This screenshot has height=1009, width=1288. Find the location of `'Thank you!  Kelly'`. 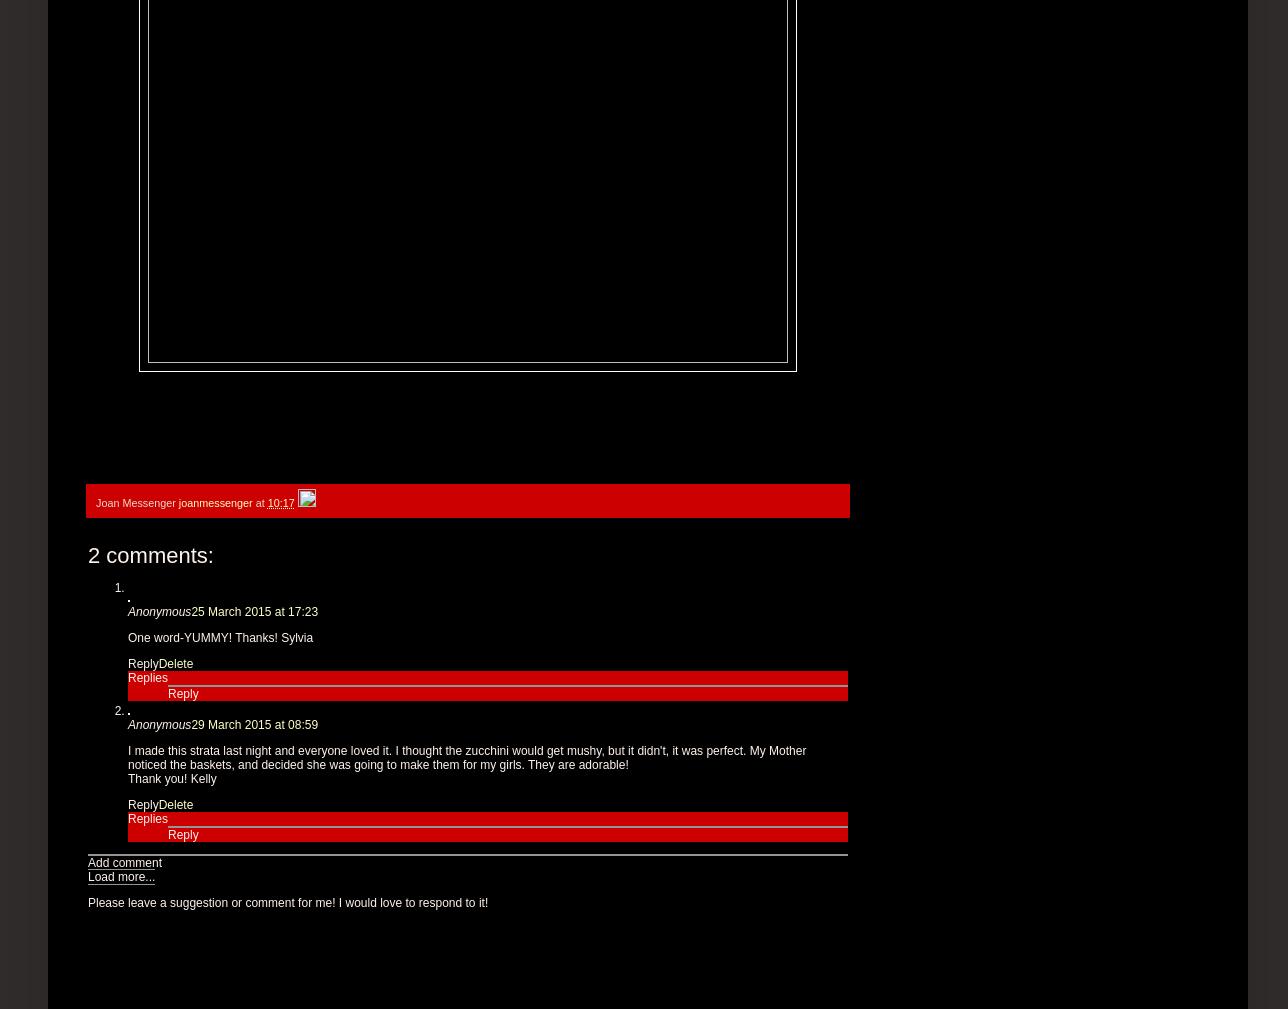

'Thank you!  Kelly' is located at coordinates (170, 778).